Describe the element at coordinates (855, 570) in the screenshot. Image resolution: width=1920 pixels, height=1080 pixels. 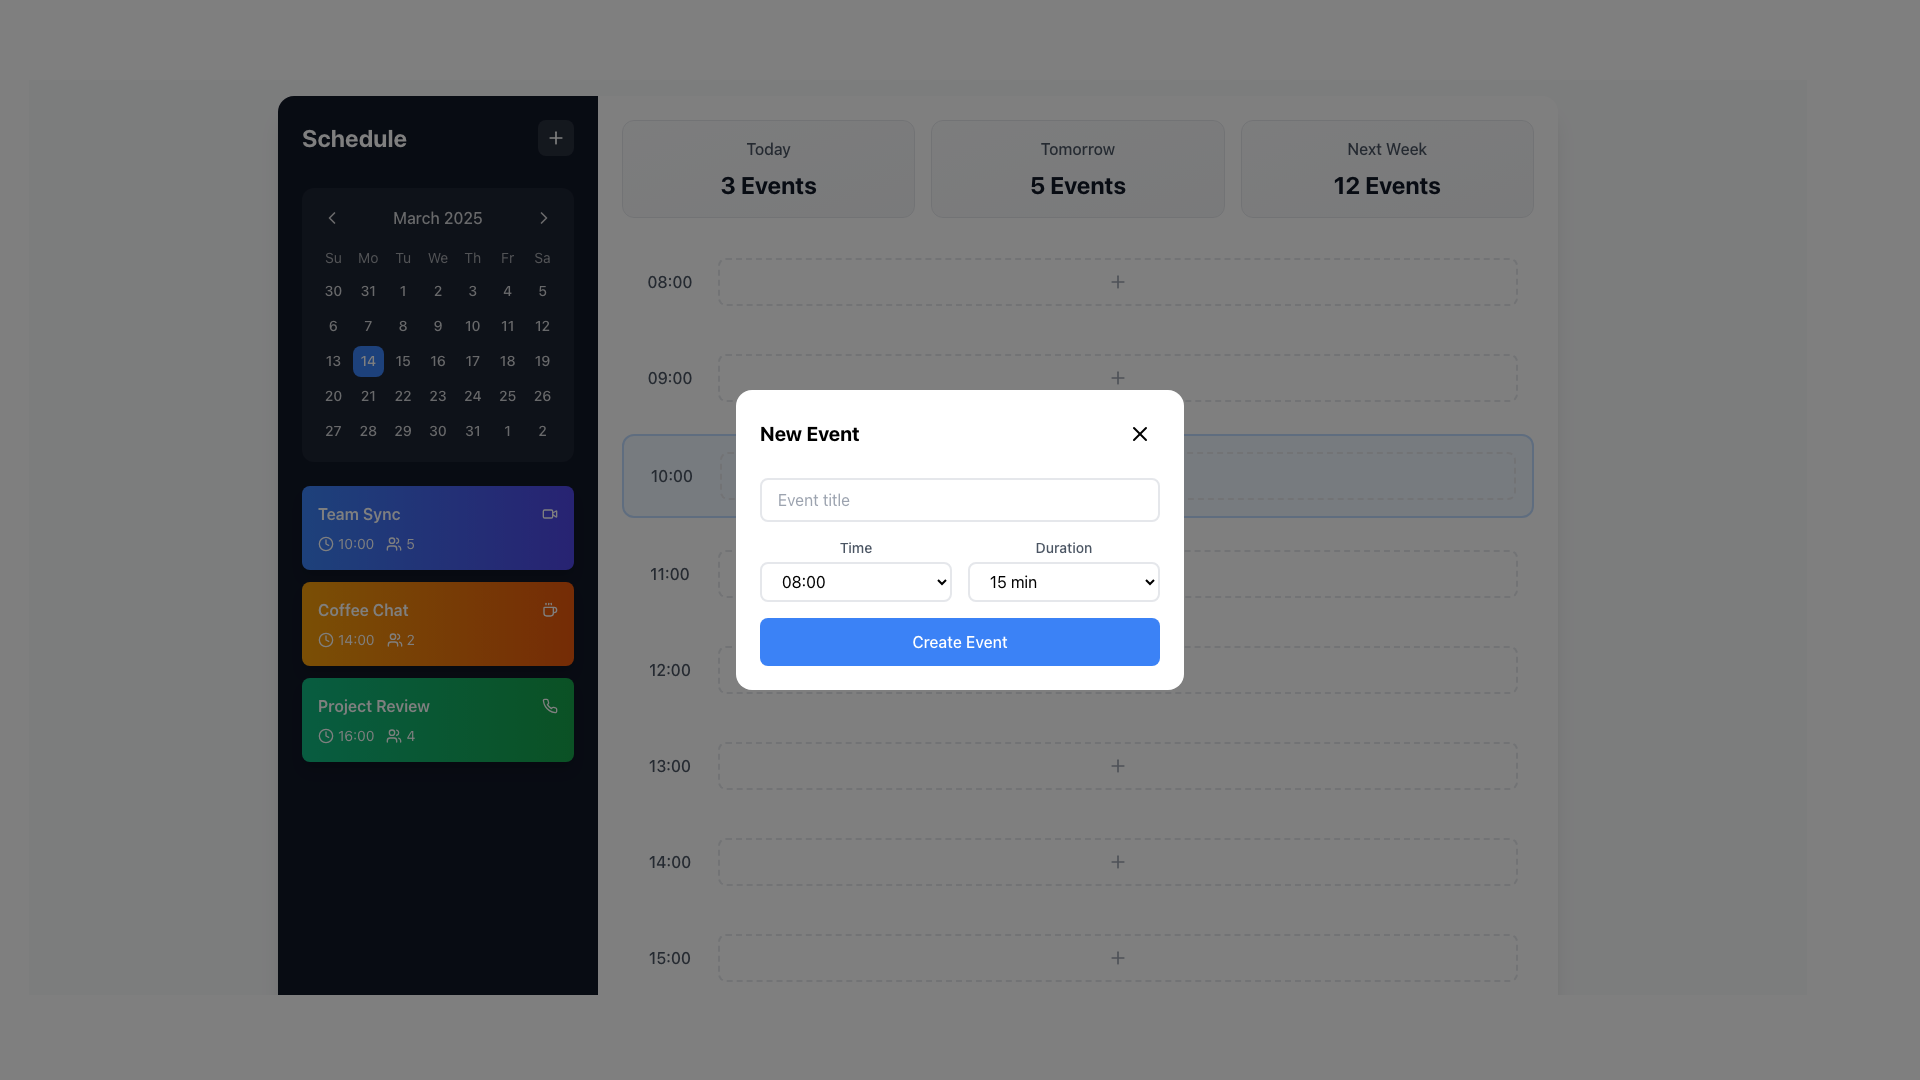
I see `a time option from the 'Time' dropdown menu located under the 'New Event' dialog header` at that location.